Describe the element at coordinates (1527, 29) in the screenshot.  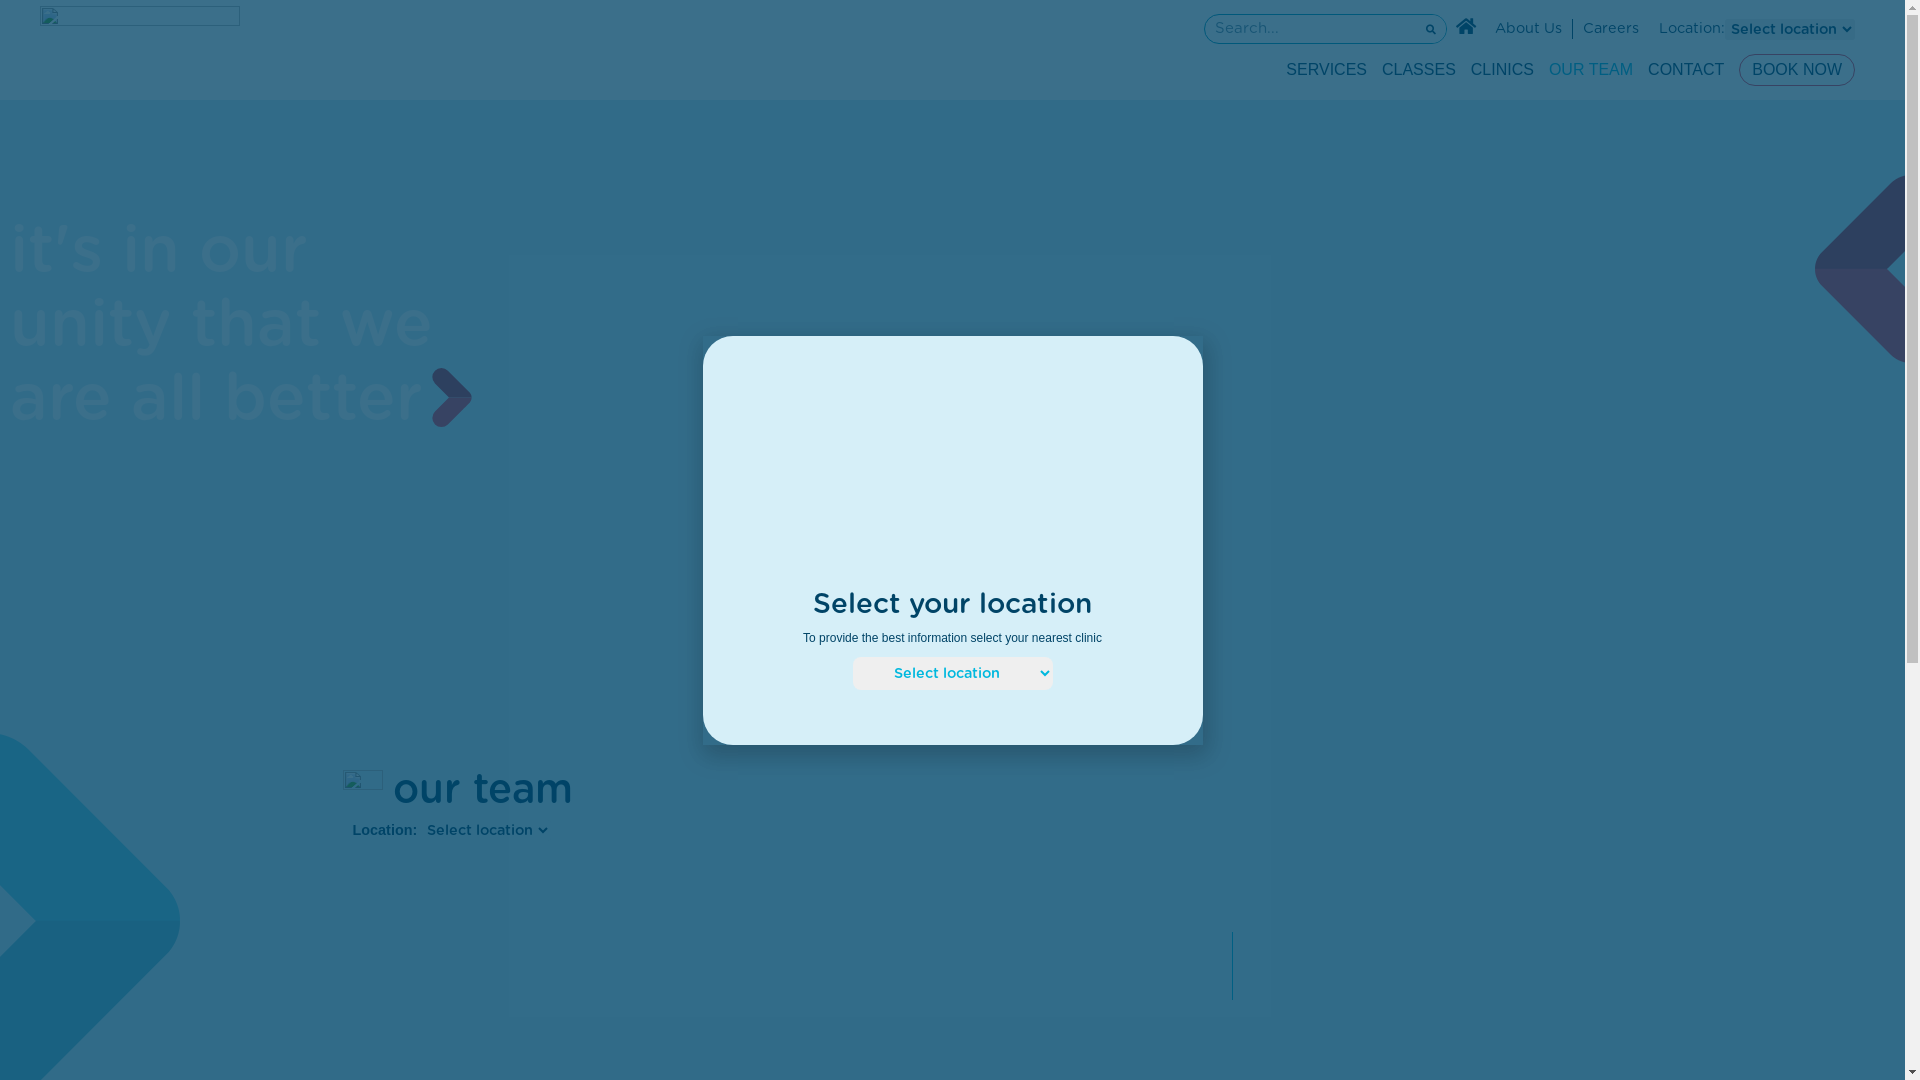
I see `'About Us'` at that location.